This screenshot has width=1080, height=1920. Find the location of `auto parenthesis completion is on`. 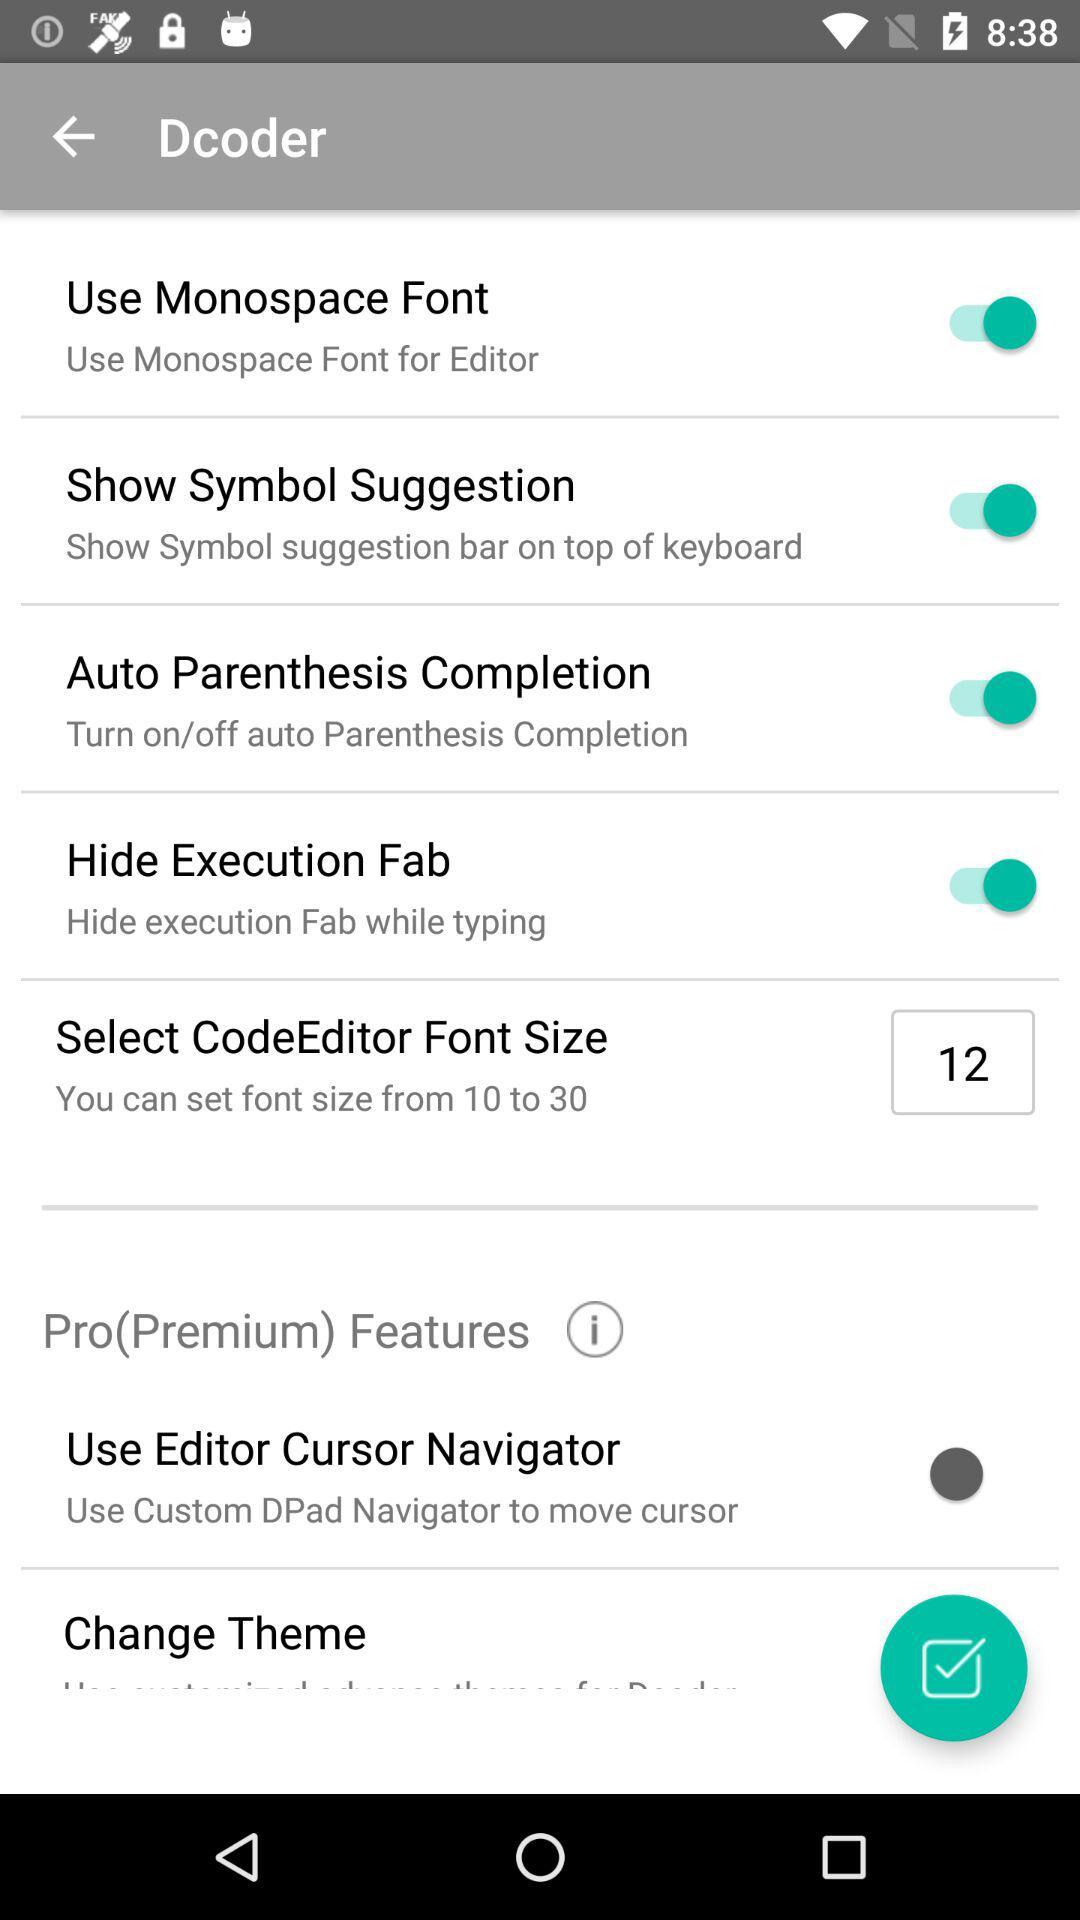

auto parenthesis completion is on is located at coordinates (968, 697).